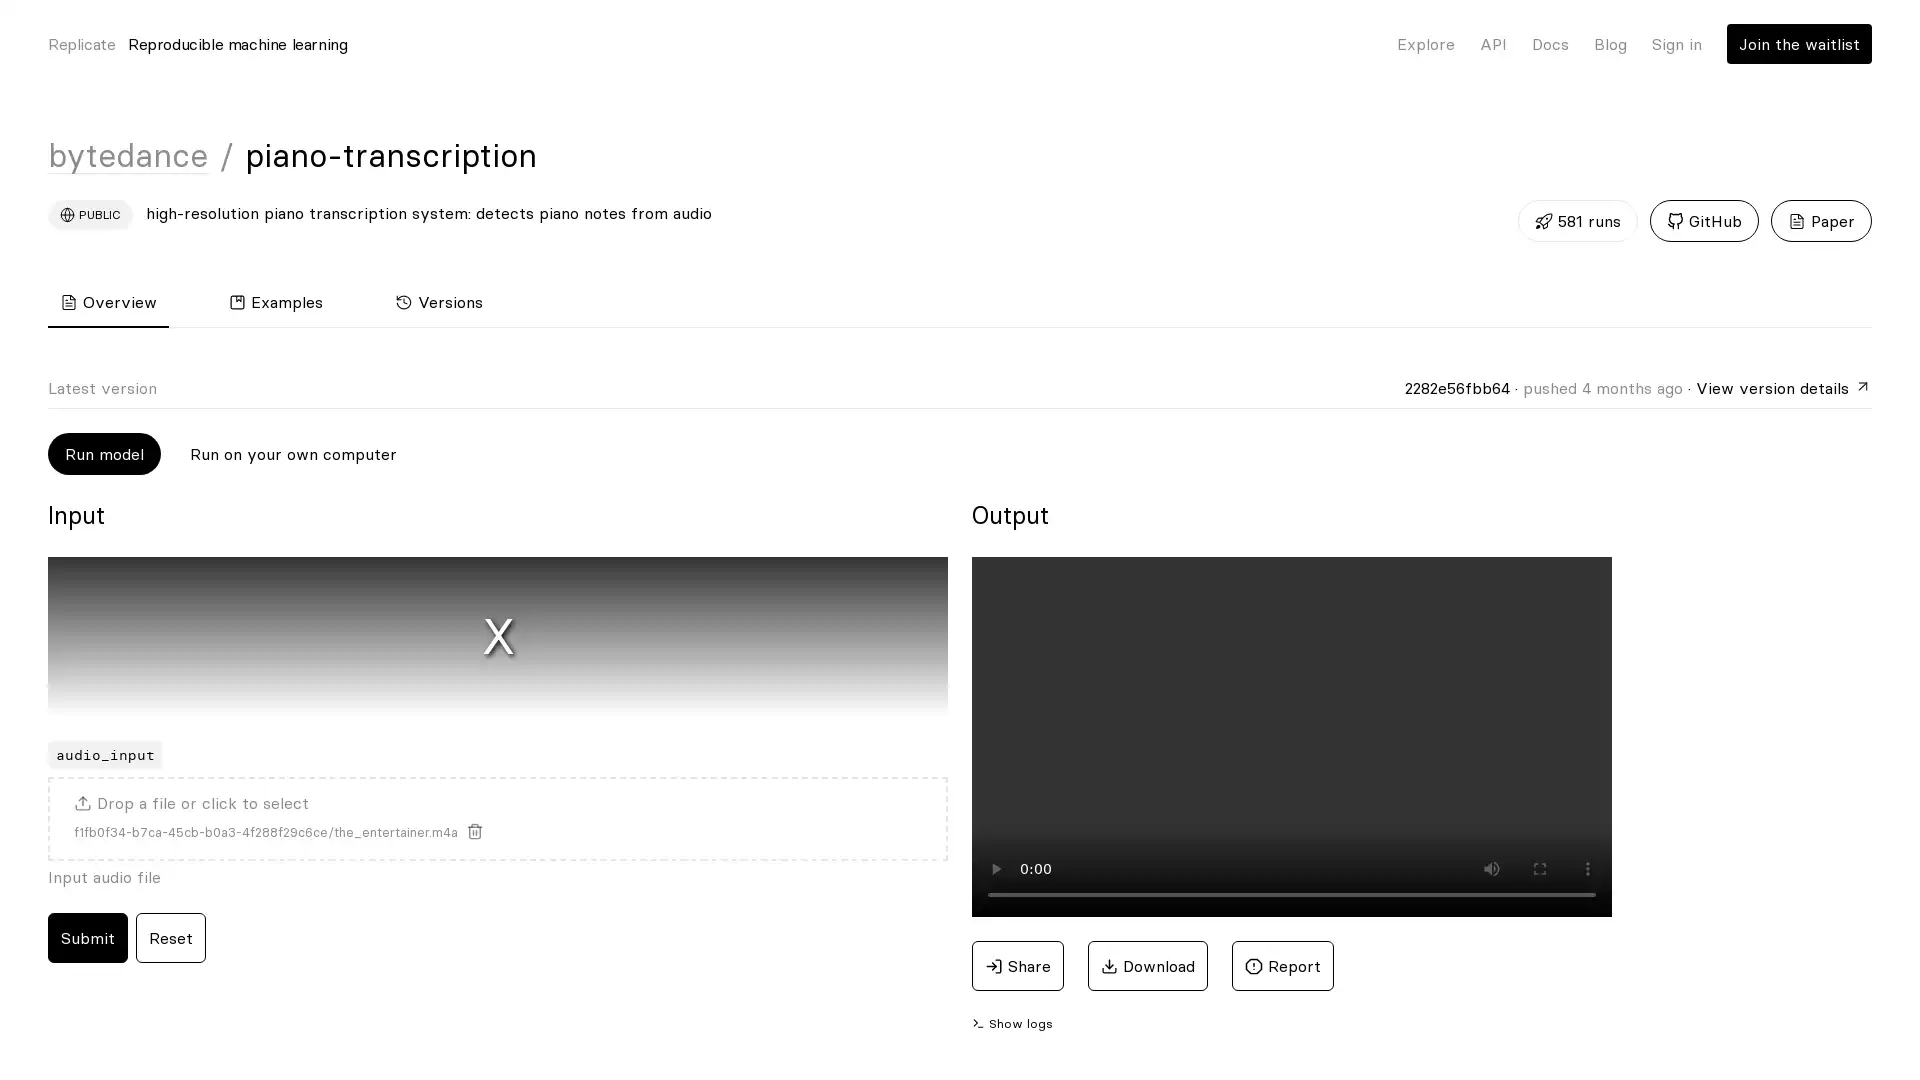 This screenshot has height=1080, width=1920. What do you see at coordinates (86, 937) in the screenshot?
I see `Submit` at bounding box center [86, 937].